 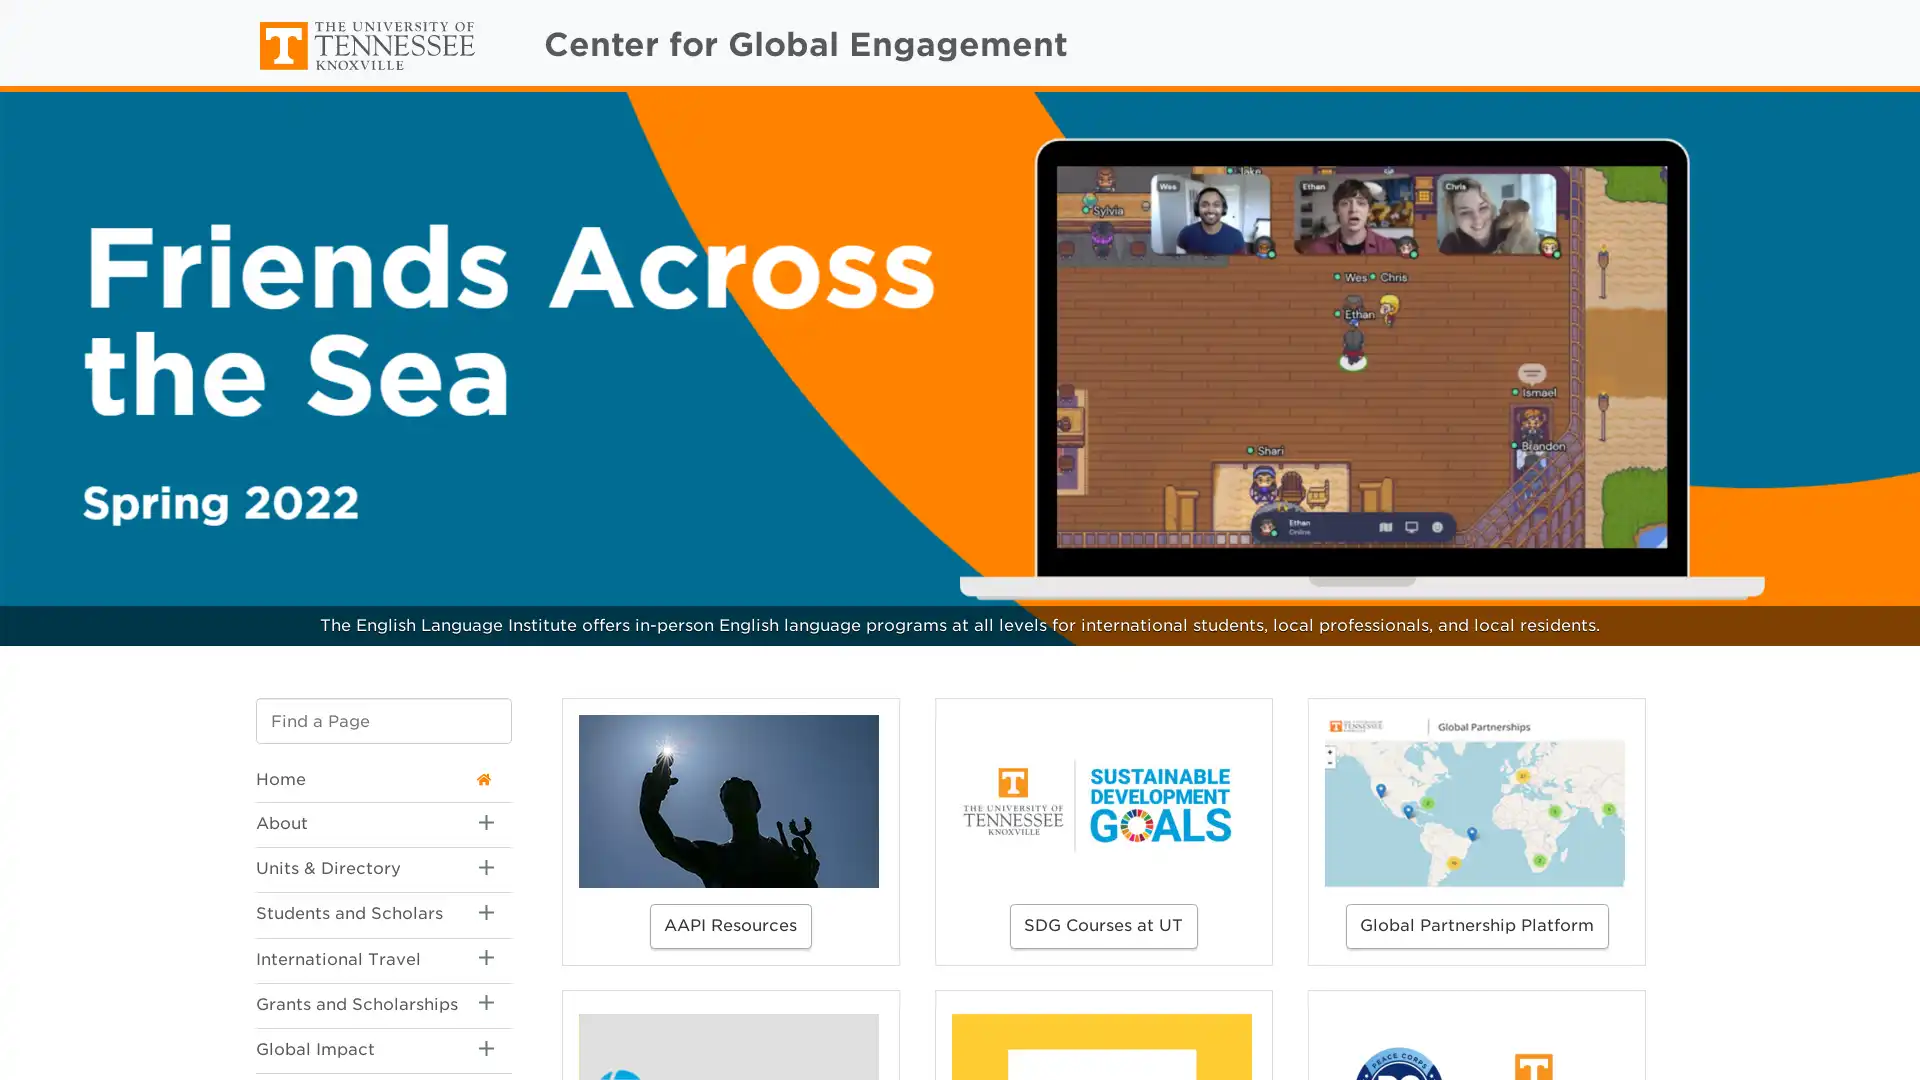 What do you see at coordinates (254, 757) in the screenshot?
I see `Go` at bounding box center [254, 757].